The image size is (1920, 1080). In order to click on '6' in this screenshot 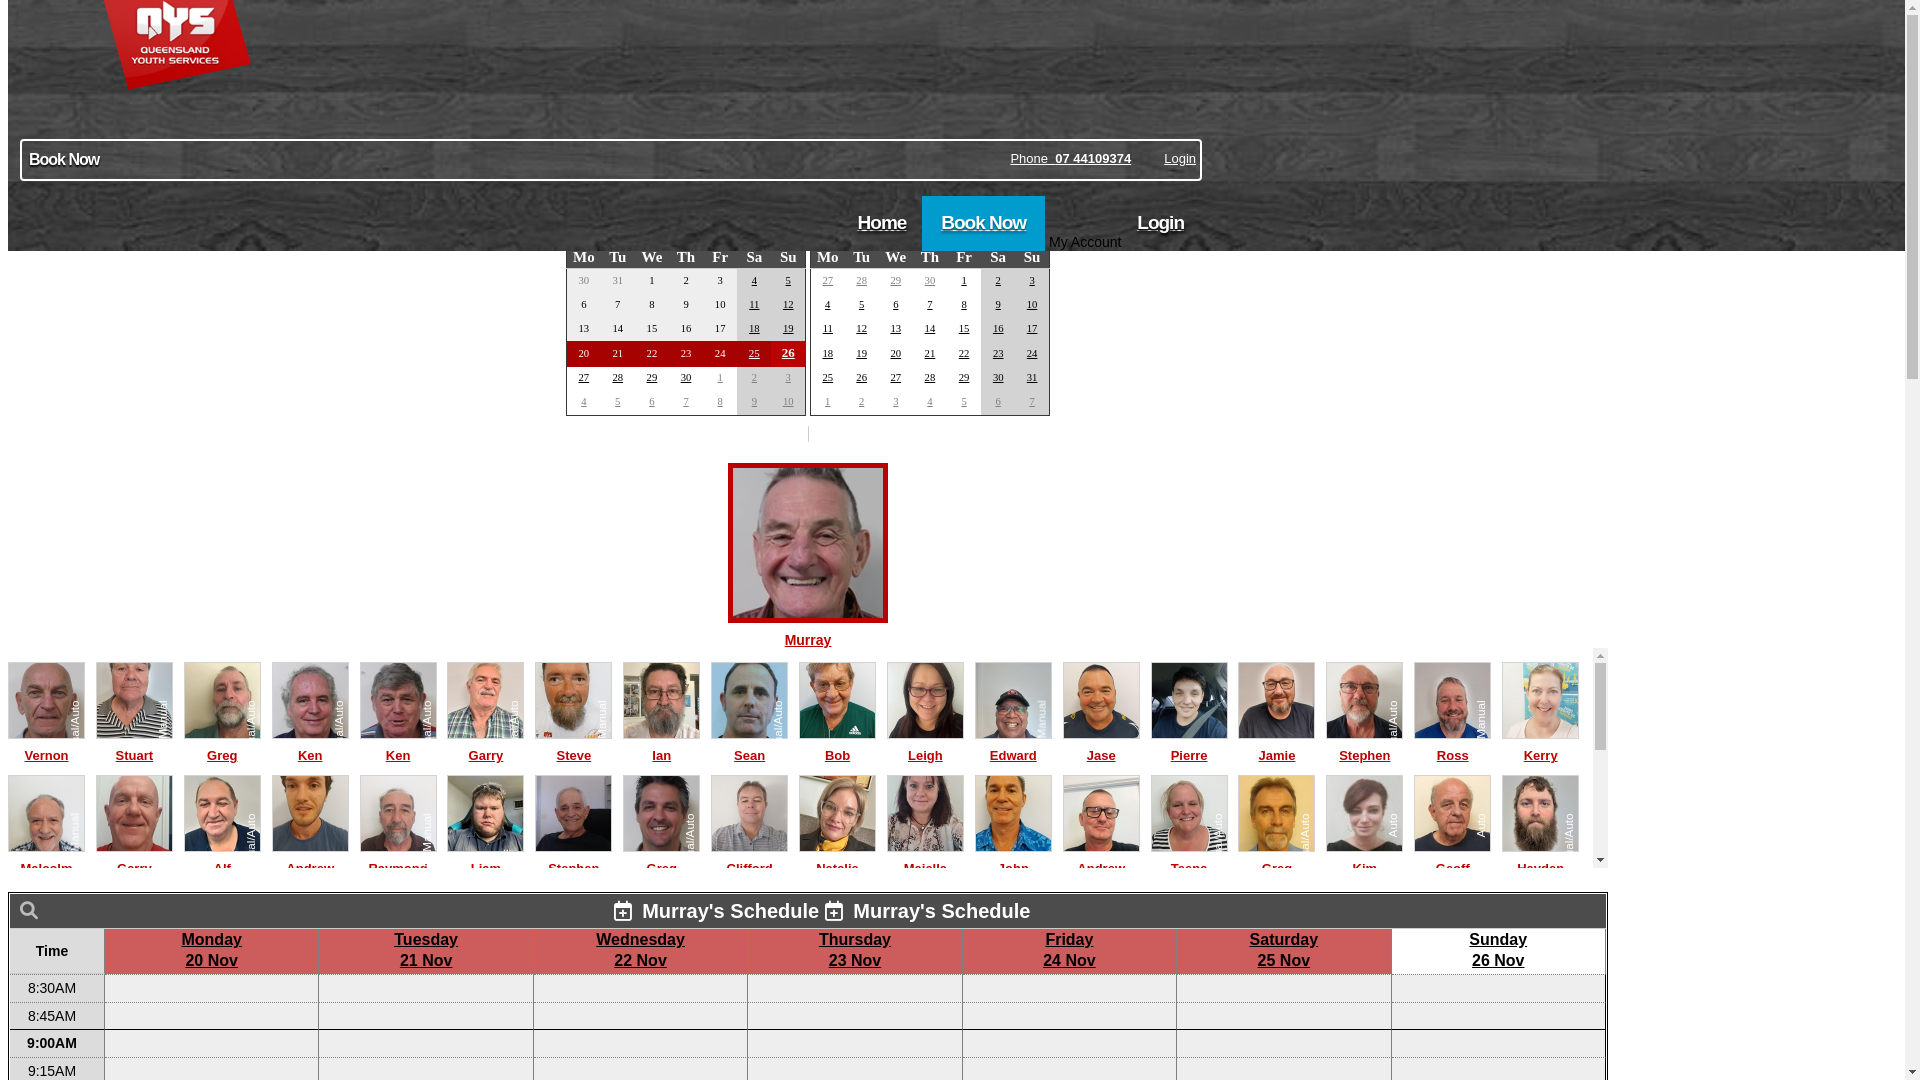, I will do `click(894, 304)`.